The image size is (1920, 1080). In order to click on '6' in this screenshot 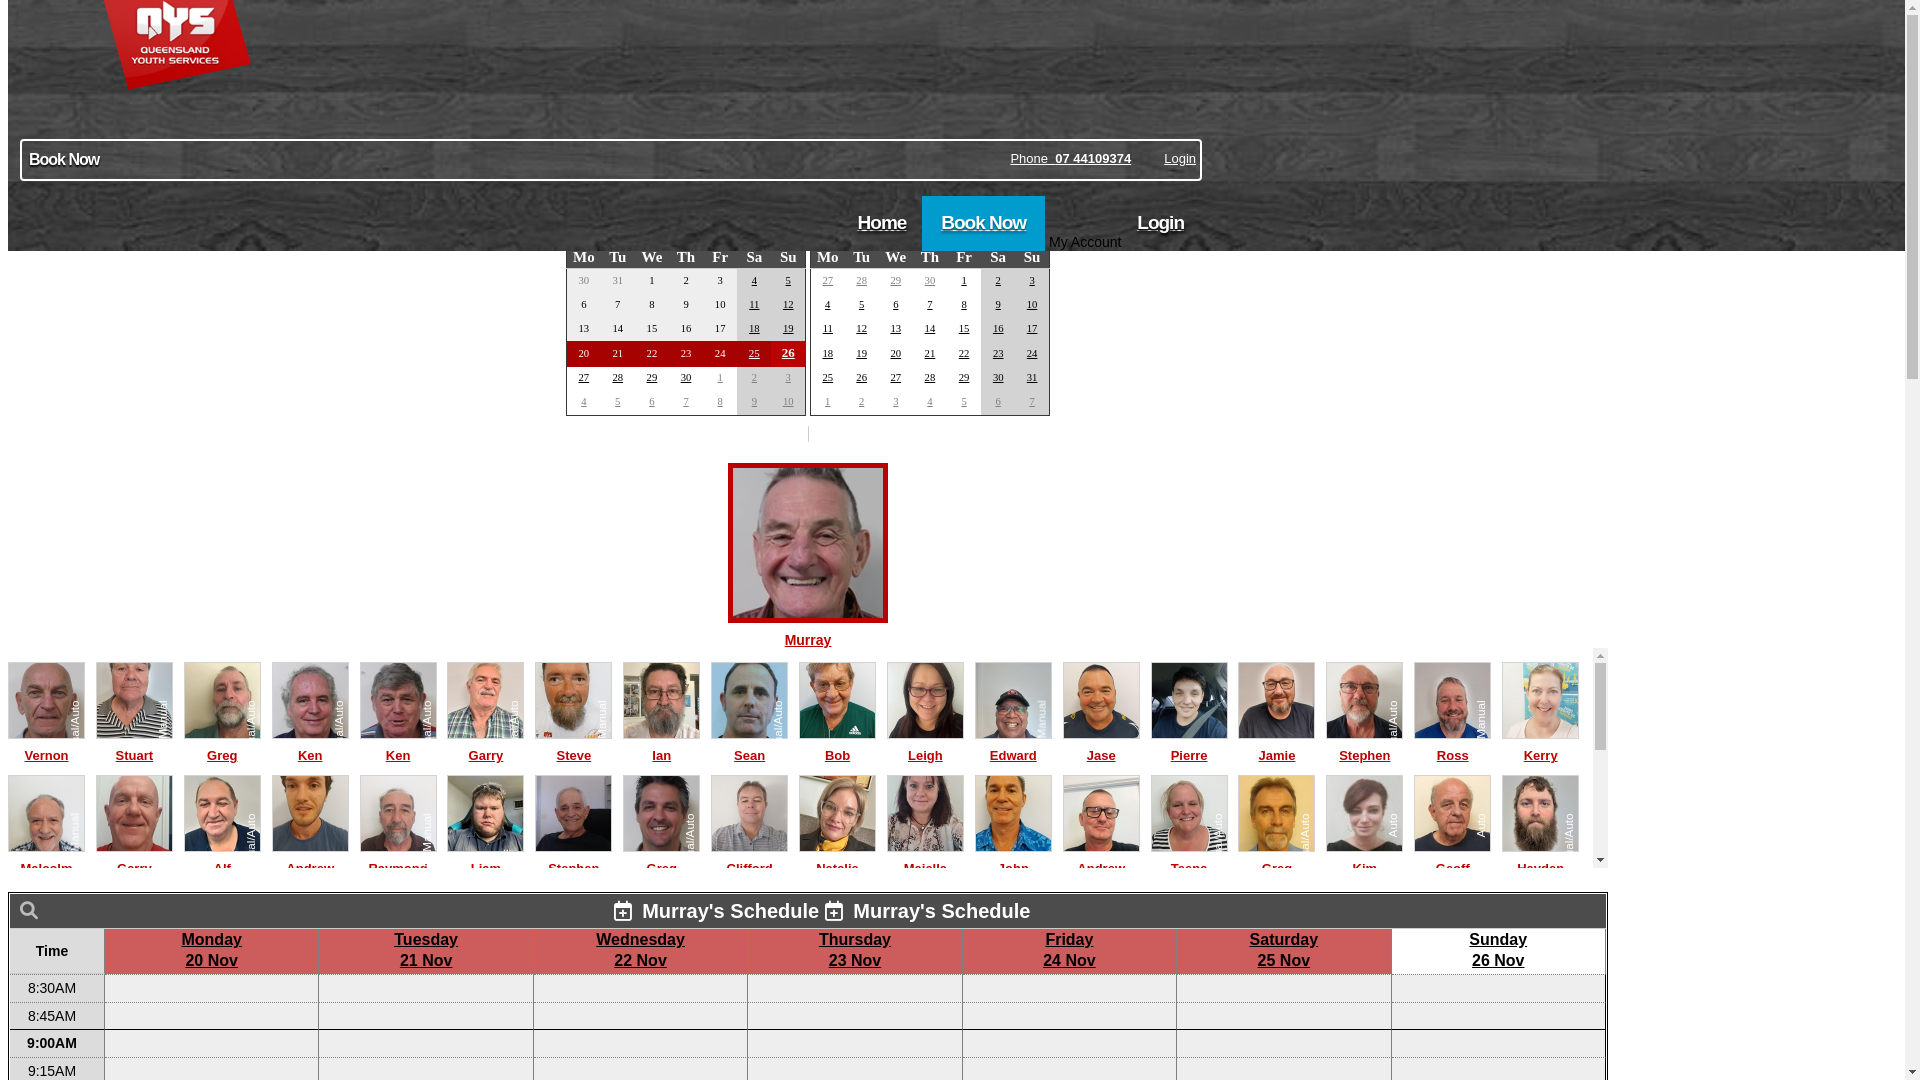, I will do `click(894, 304)`.